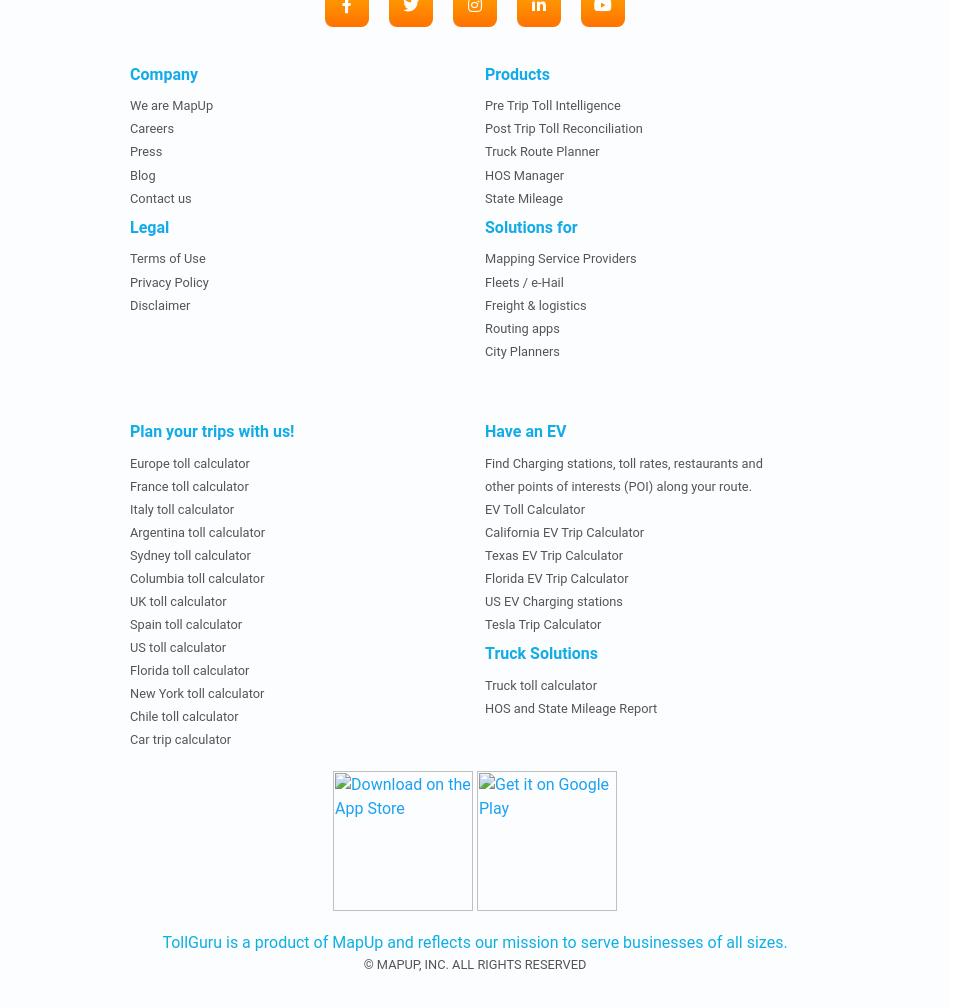 The height and width of the screenshot is (1008, 965). What do you see at coordinates (189, 462) in the screenshot?
I see `'Europe toll calculator'` at bounding box center [189, 462].